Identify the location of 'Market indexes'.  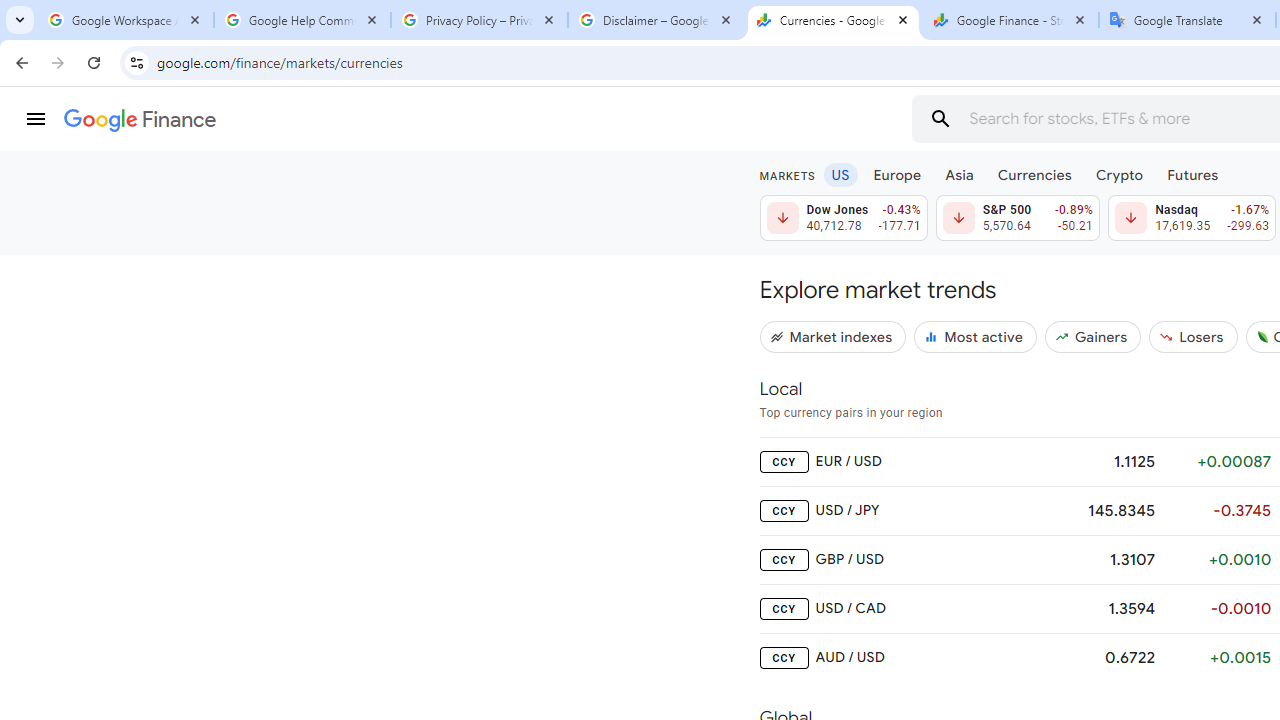
(833, 335).